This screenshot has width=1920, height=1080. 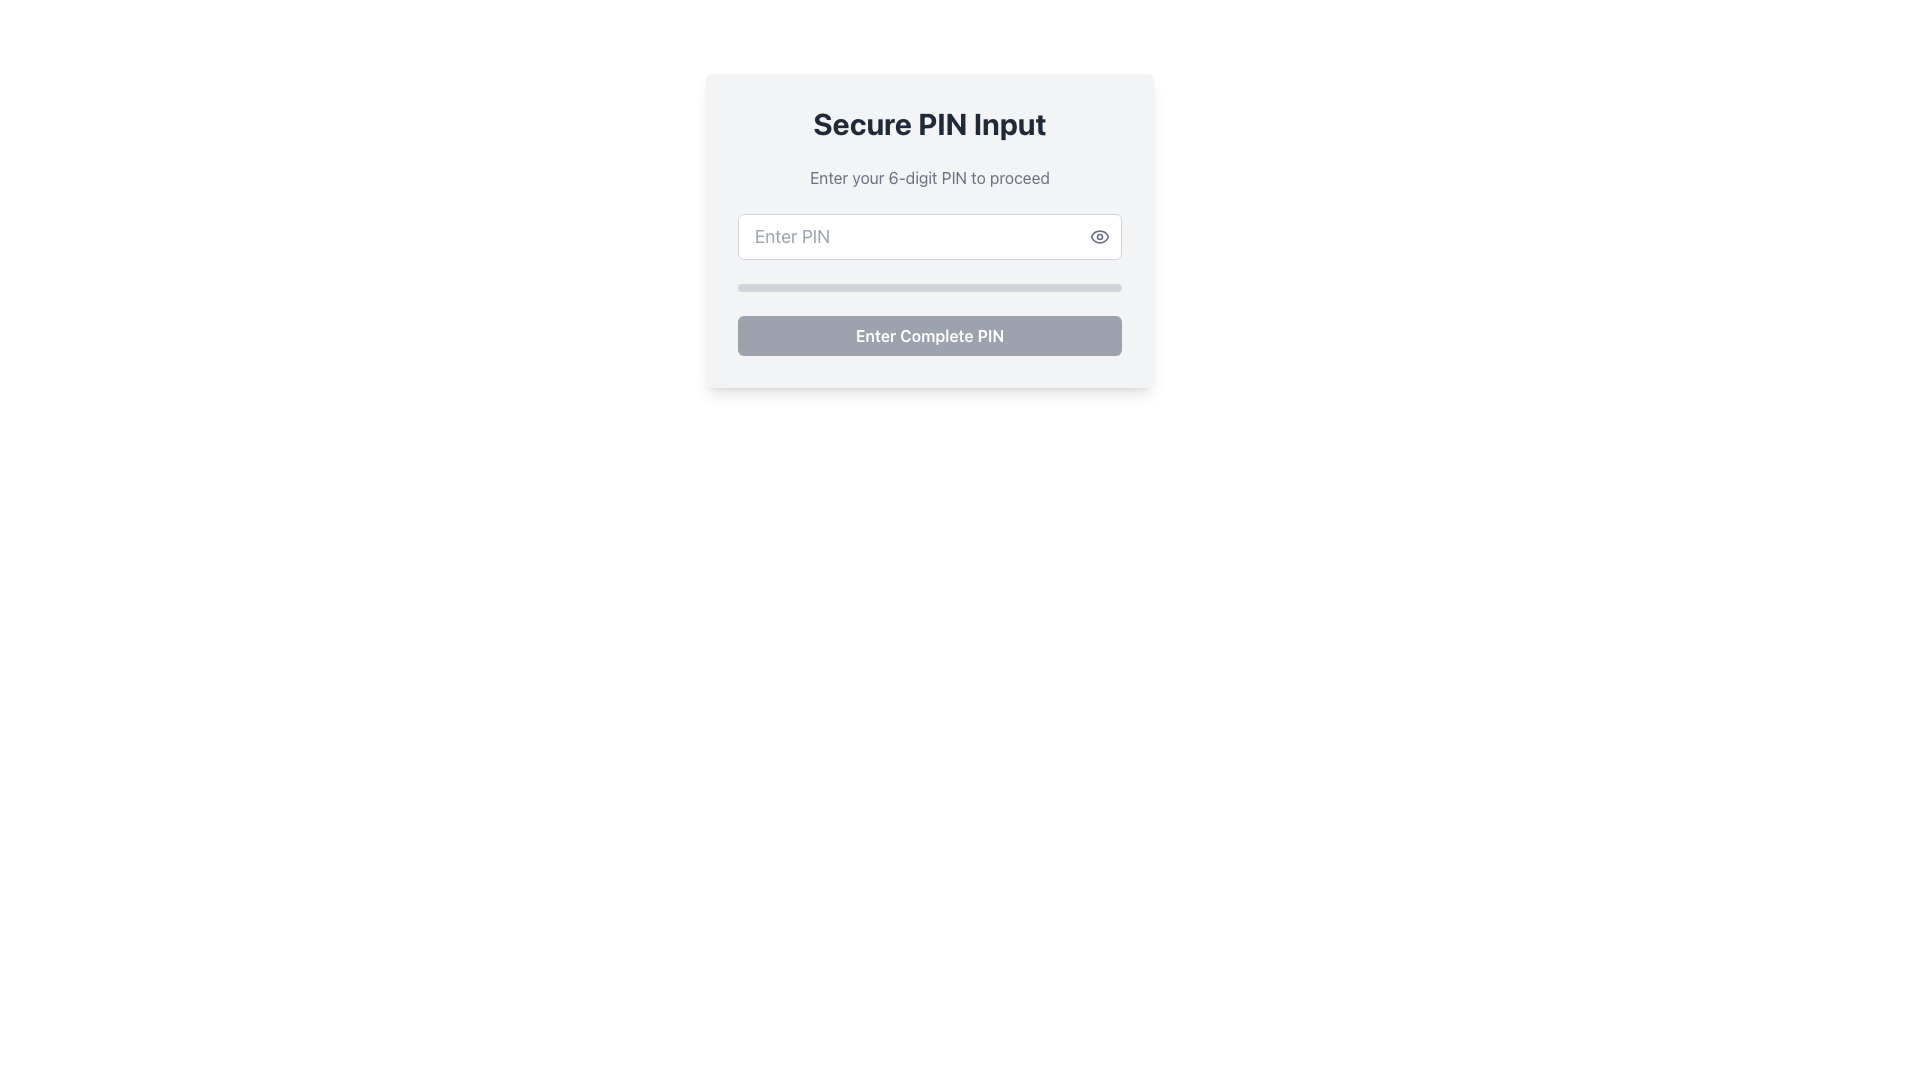 I want to click on the icon located to the right of the 'Enter PIN' input field, so click(x=1098, y=235).